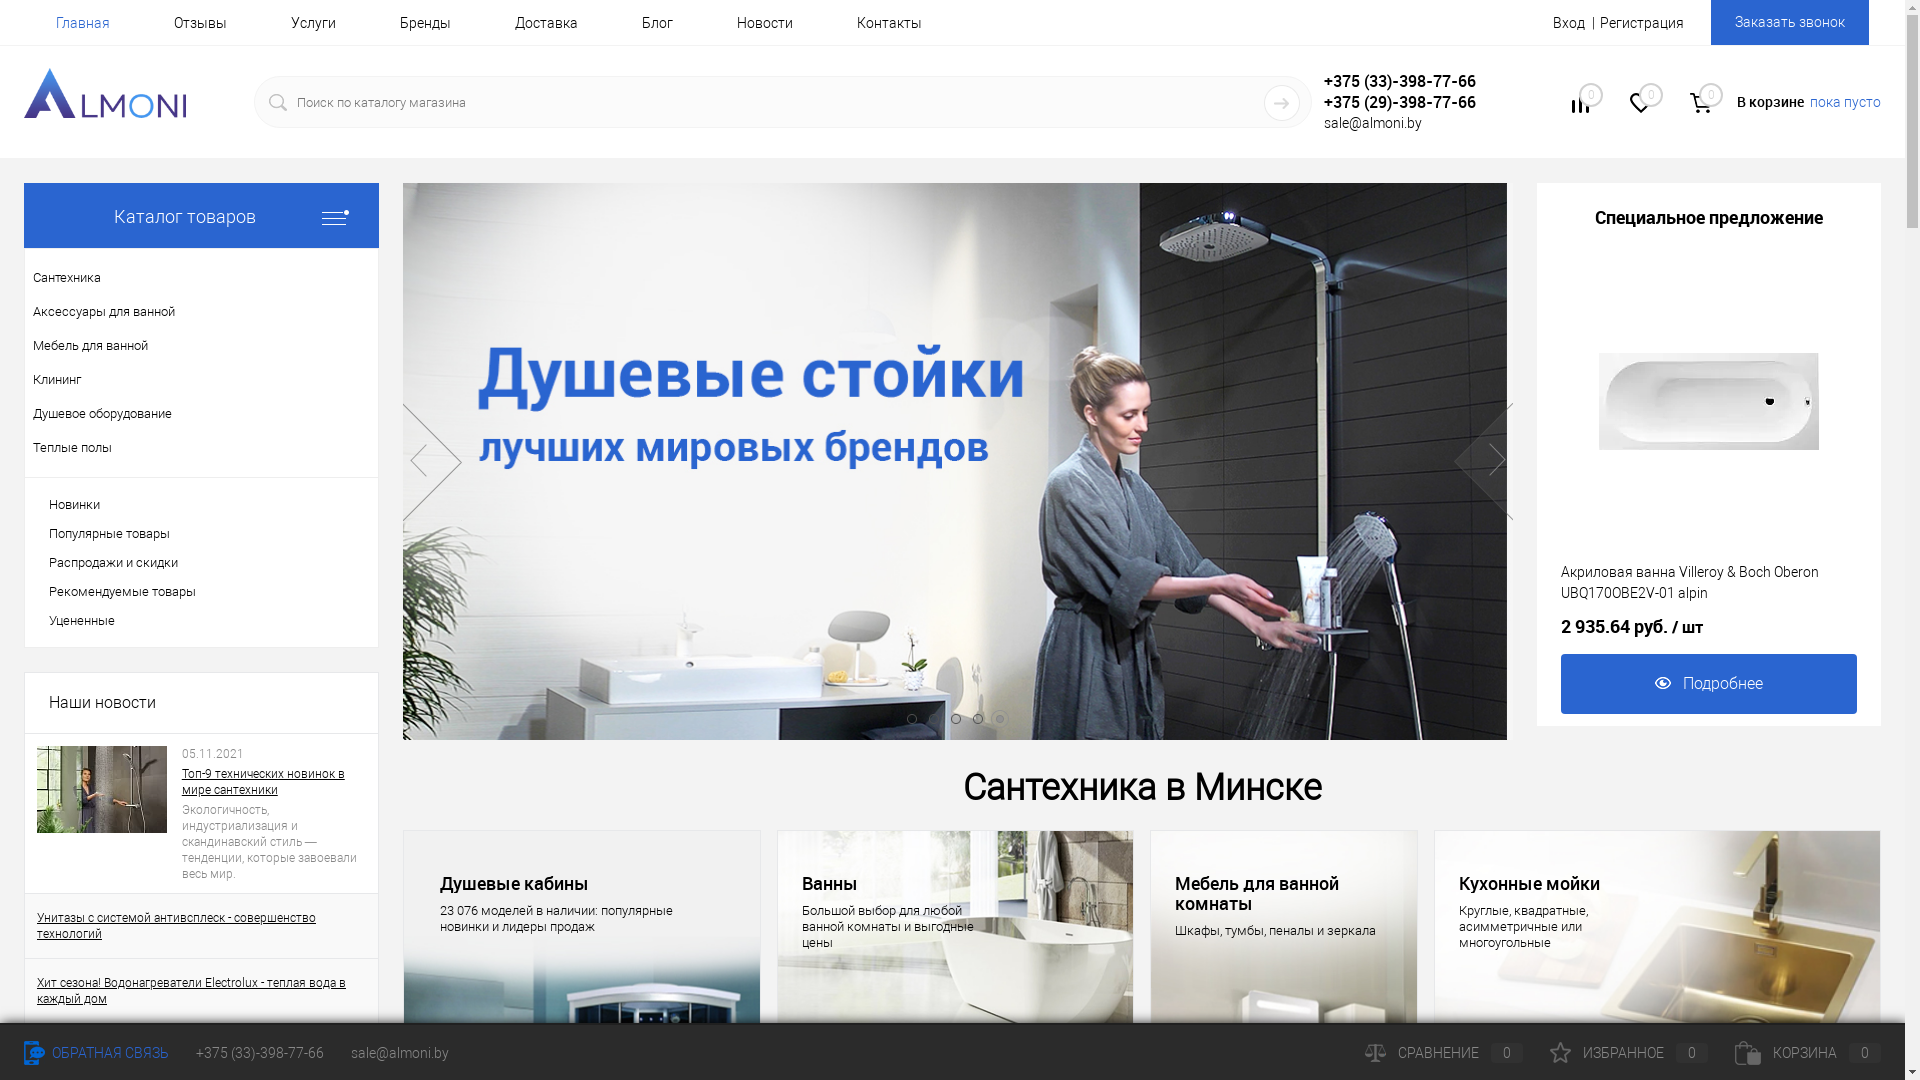  Describe the element at coordinates (1324, 102) in the screenshot. I see `'+375 (29)-398-77-66'` at that location.